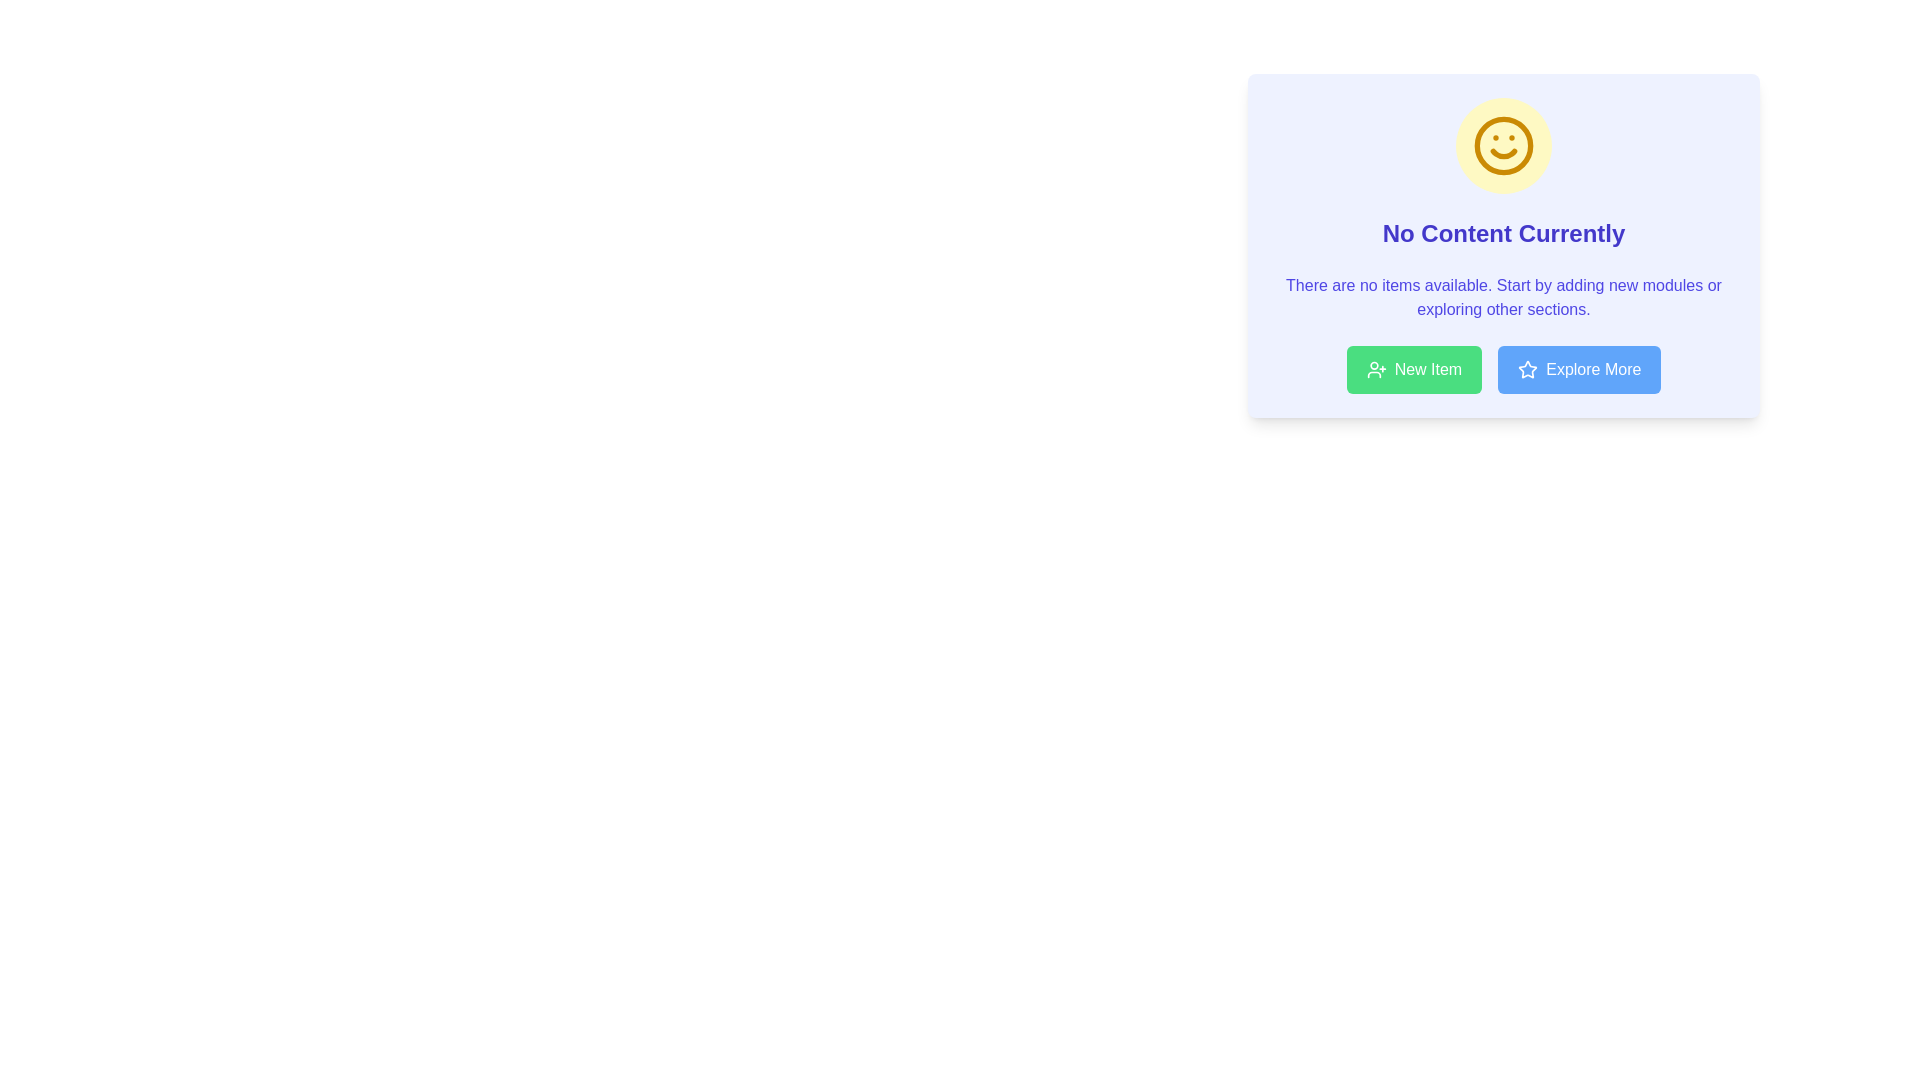 The height and width of the screenshot is (1080, 1920). What do you see at coordinates (1503, 233) in the screenshot?
I see `the text label that reads 'No Content Currently', which is prominently displayed in a bold, large indigo font within a card layout` at bounding box center [1503, 233].